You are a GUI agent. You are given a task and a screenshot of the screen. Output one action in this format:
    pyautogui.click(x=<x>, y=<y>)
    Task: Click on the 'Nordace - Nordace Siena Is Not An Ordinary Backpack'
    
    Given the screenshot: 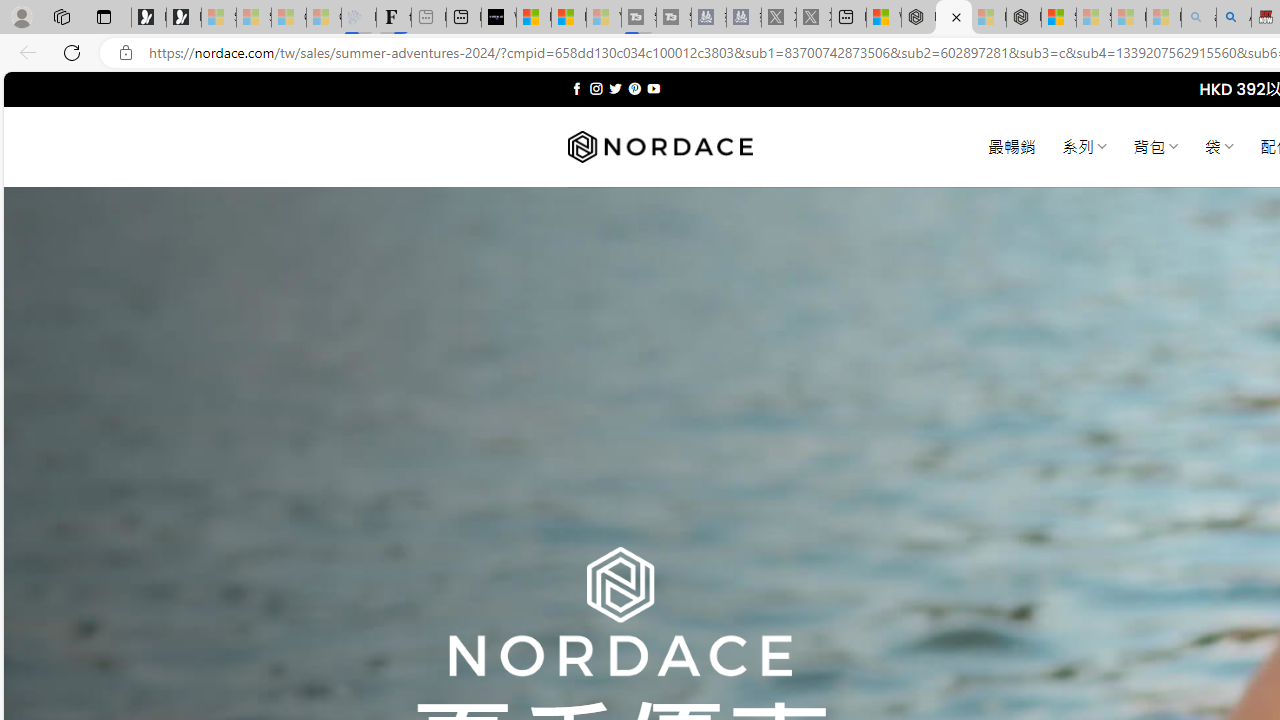 What is the action you would take?
    pyautogui.click(x=1024, y=17)
    